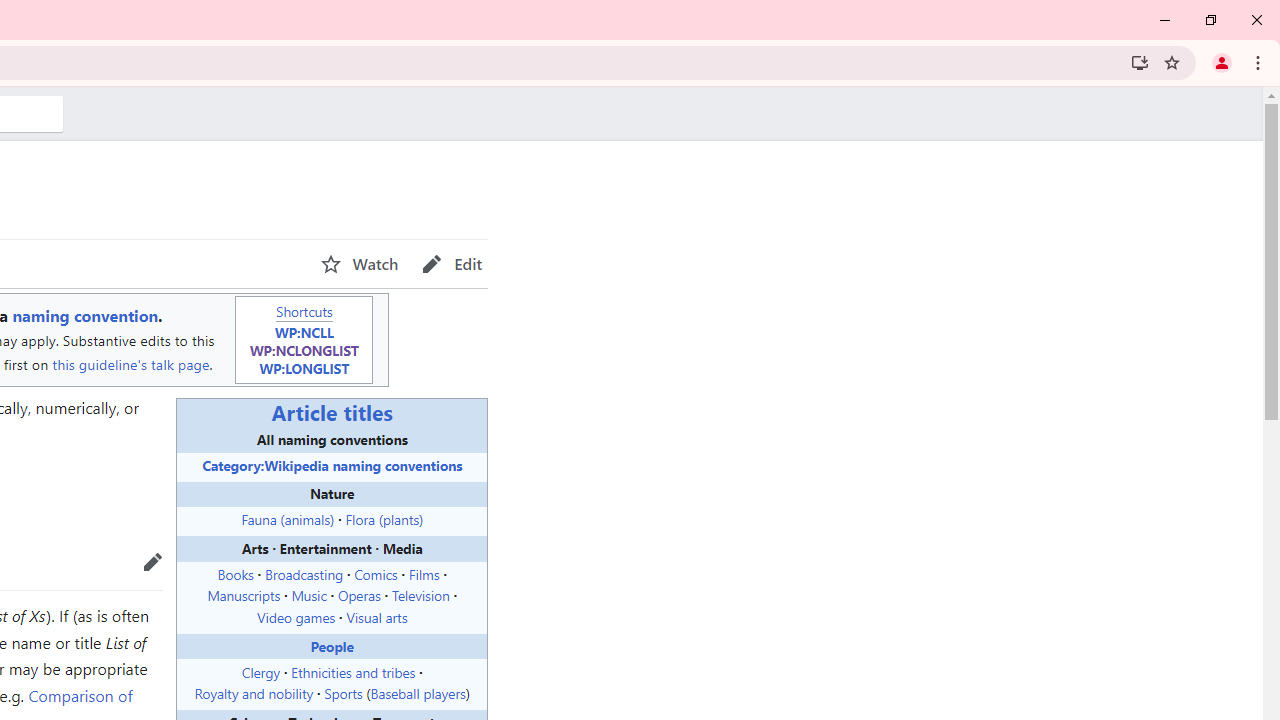 Image resolution: width=1280 pixels, height=720 pixels. Describe the element at coordinates (294, 616) in the screenshot. I see `'Video games'` at that location.